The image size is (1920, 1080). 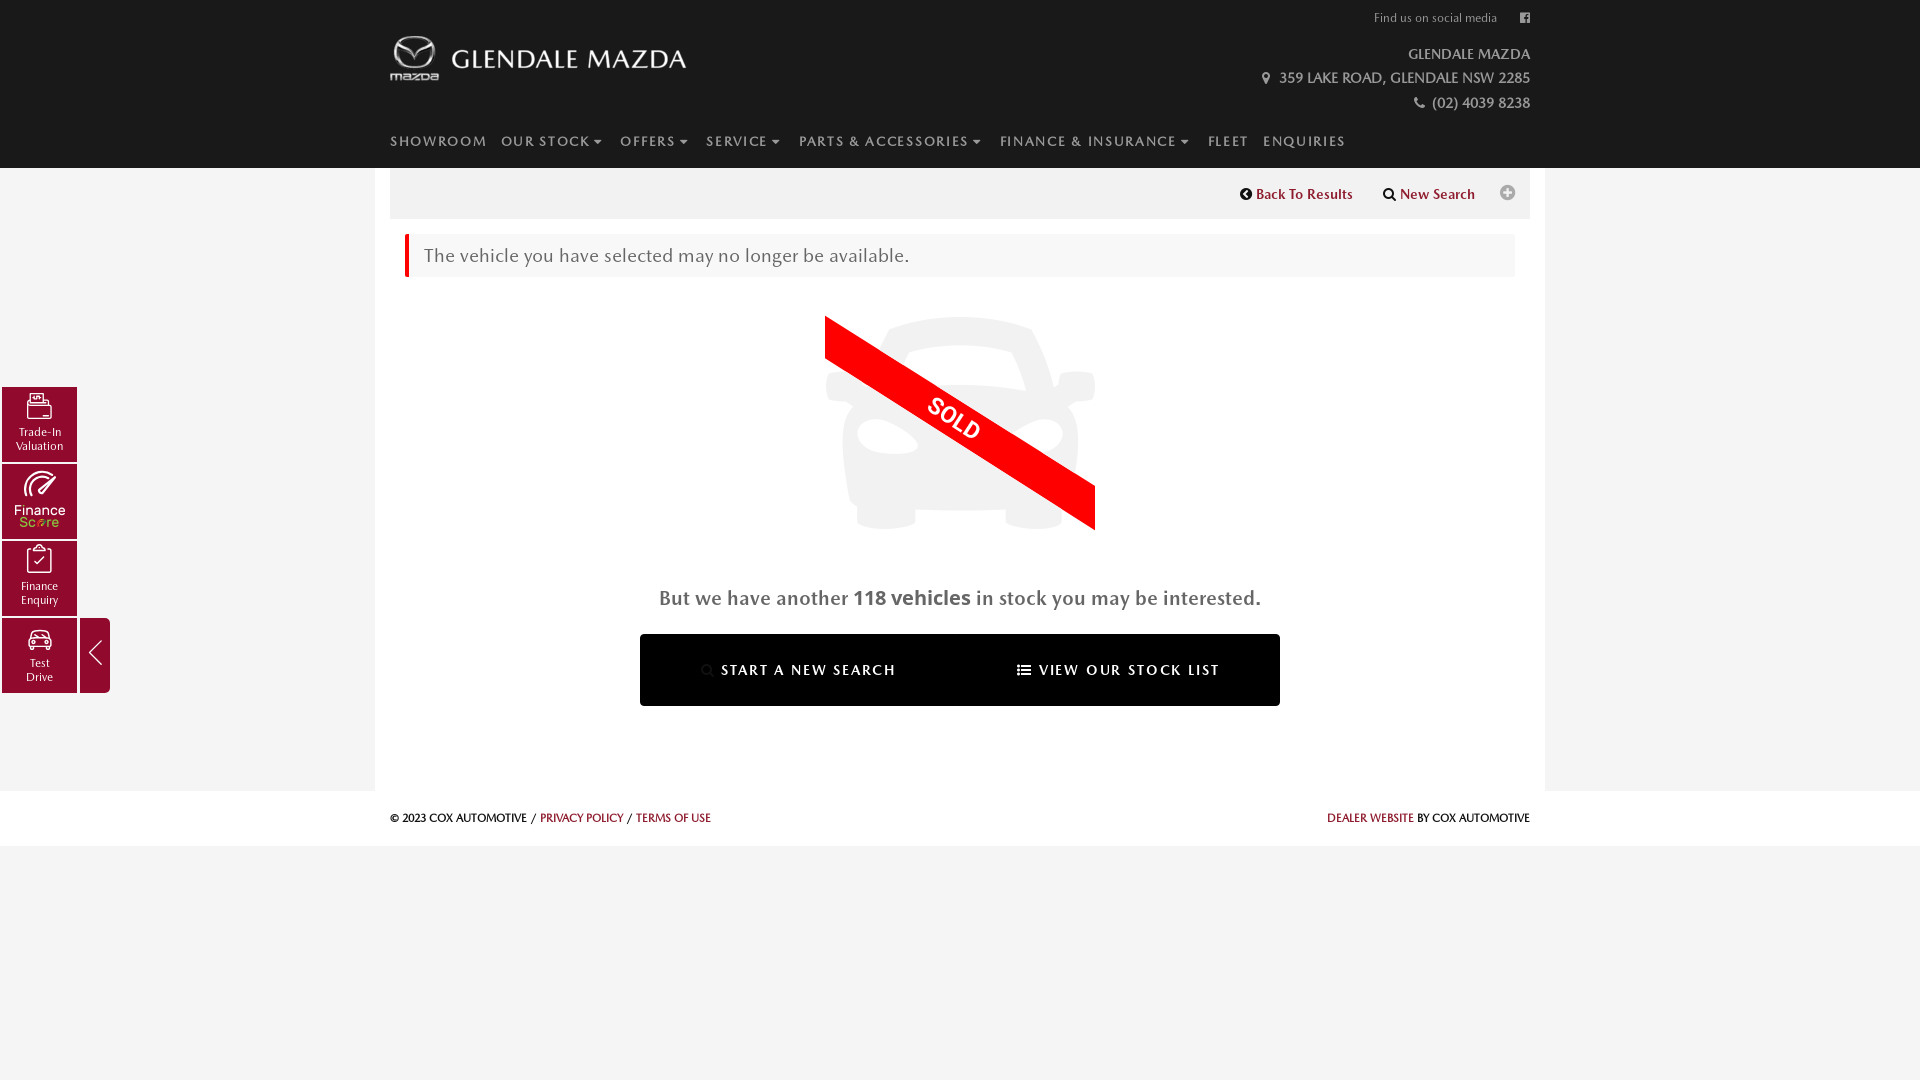 I want to click on 'ENQUIRIES', so click(x=1311, y=141).